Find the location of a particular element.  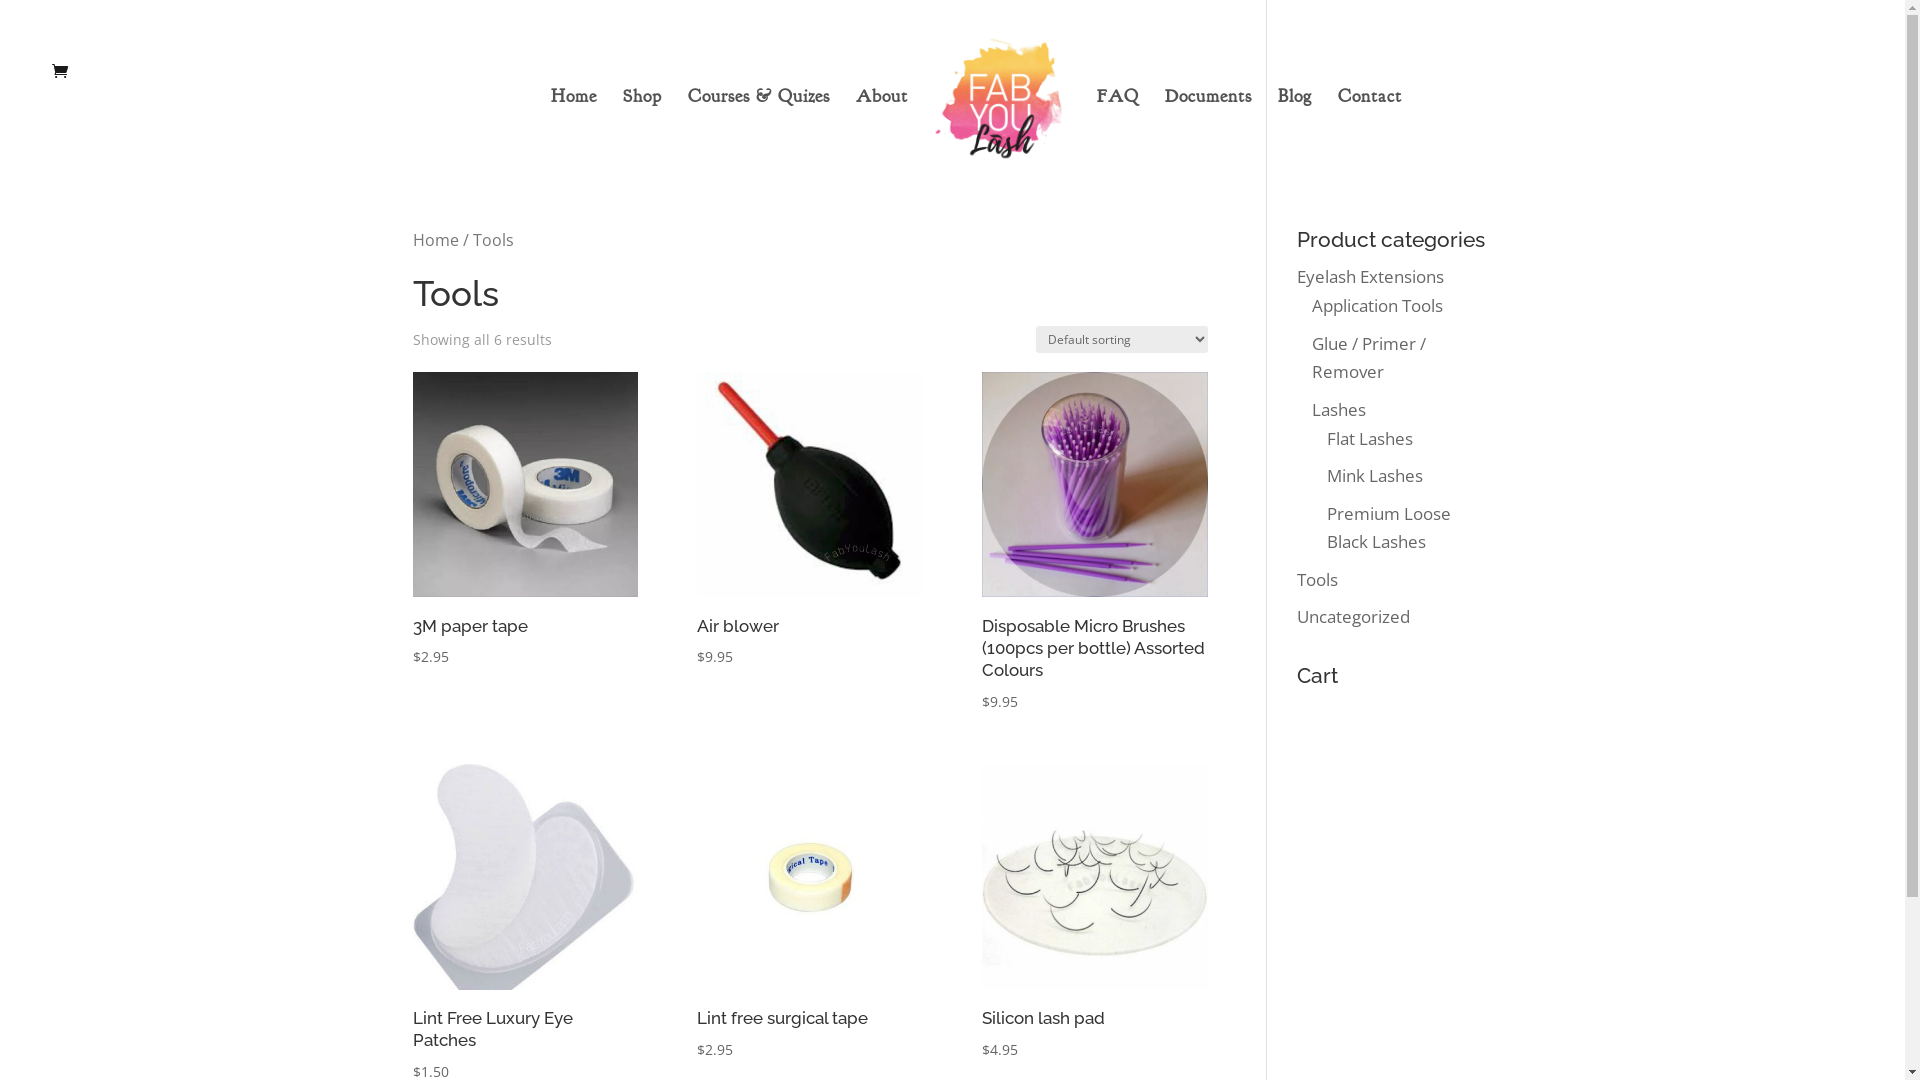

'Glue / Primer / Remover' is located at coordinates (1367, 357).